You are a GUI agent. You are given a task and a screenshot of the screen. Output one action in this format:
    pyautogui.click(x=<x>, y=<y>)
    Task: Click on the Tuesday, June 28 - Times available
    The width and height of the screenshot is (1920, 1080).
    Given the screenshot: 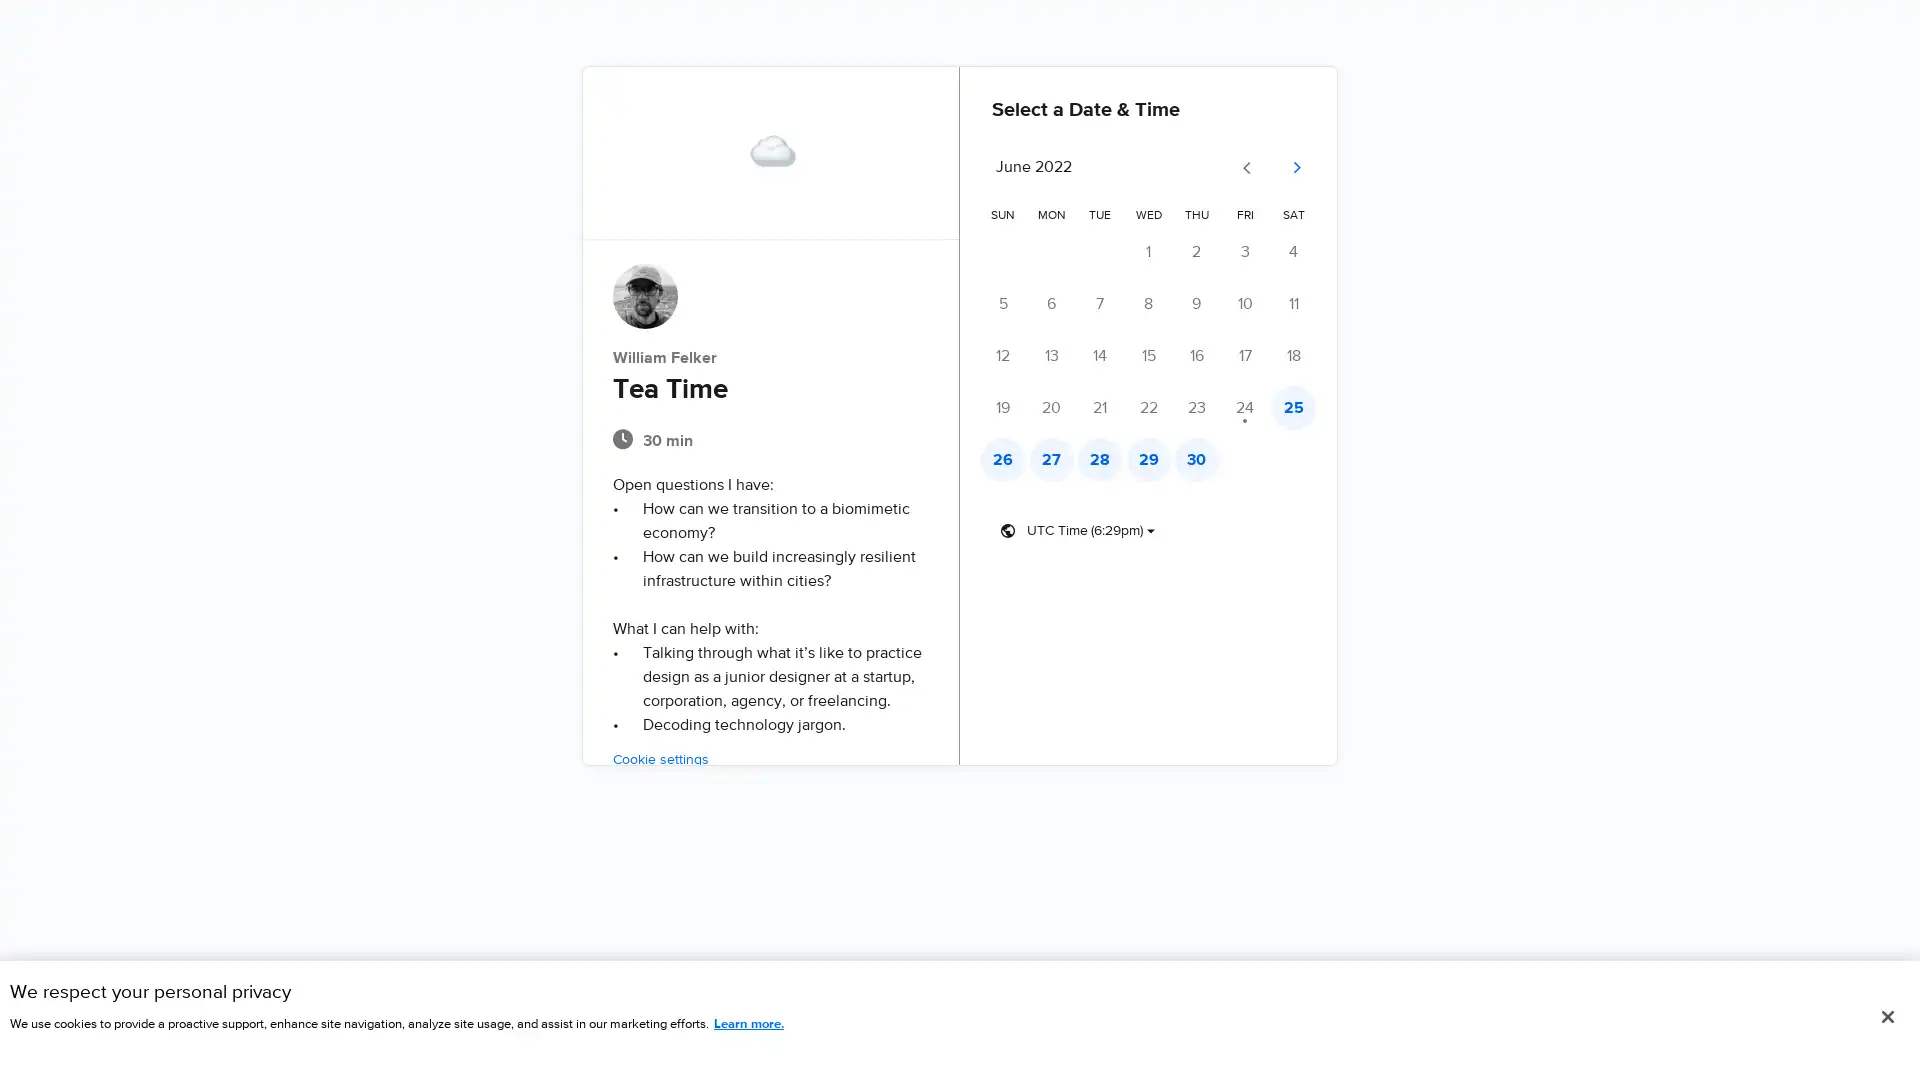 What is the action you would take?
    pyautogui.click(x=1106, y=459)
    